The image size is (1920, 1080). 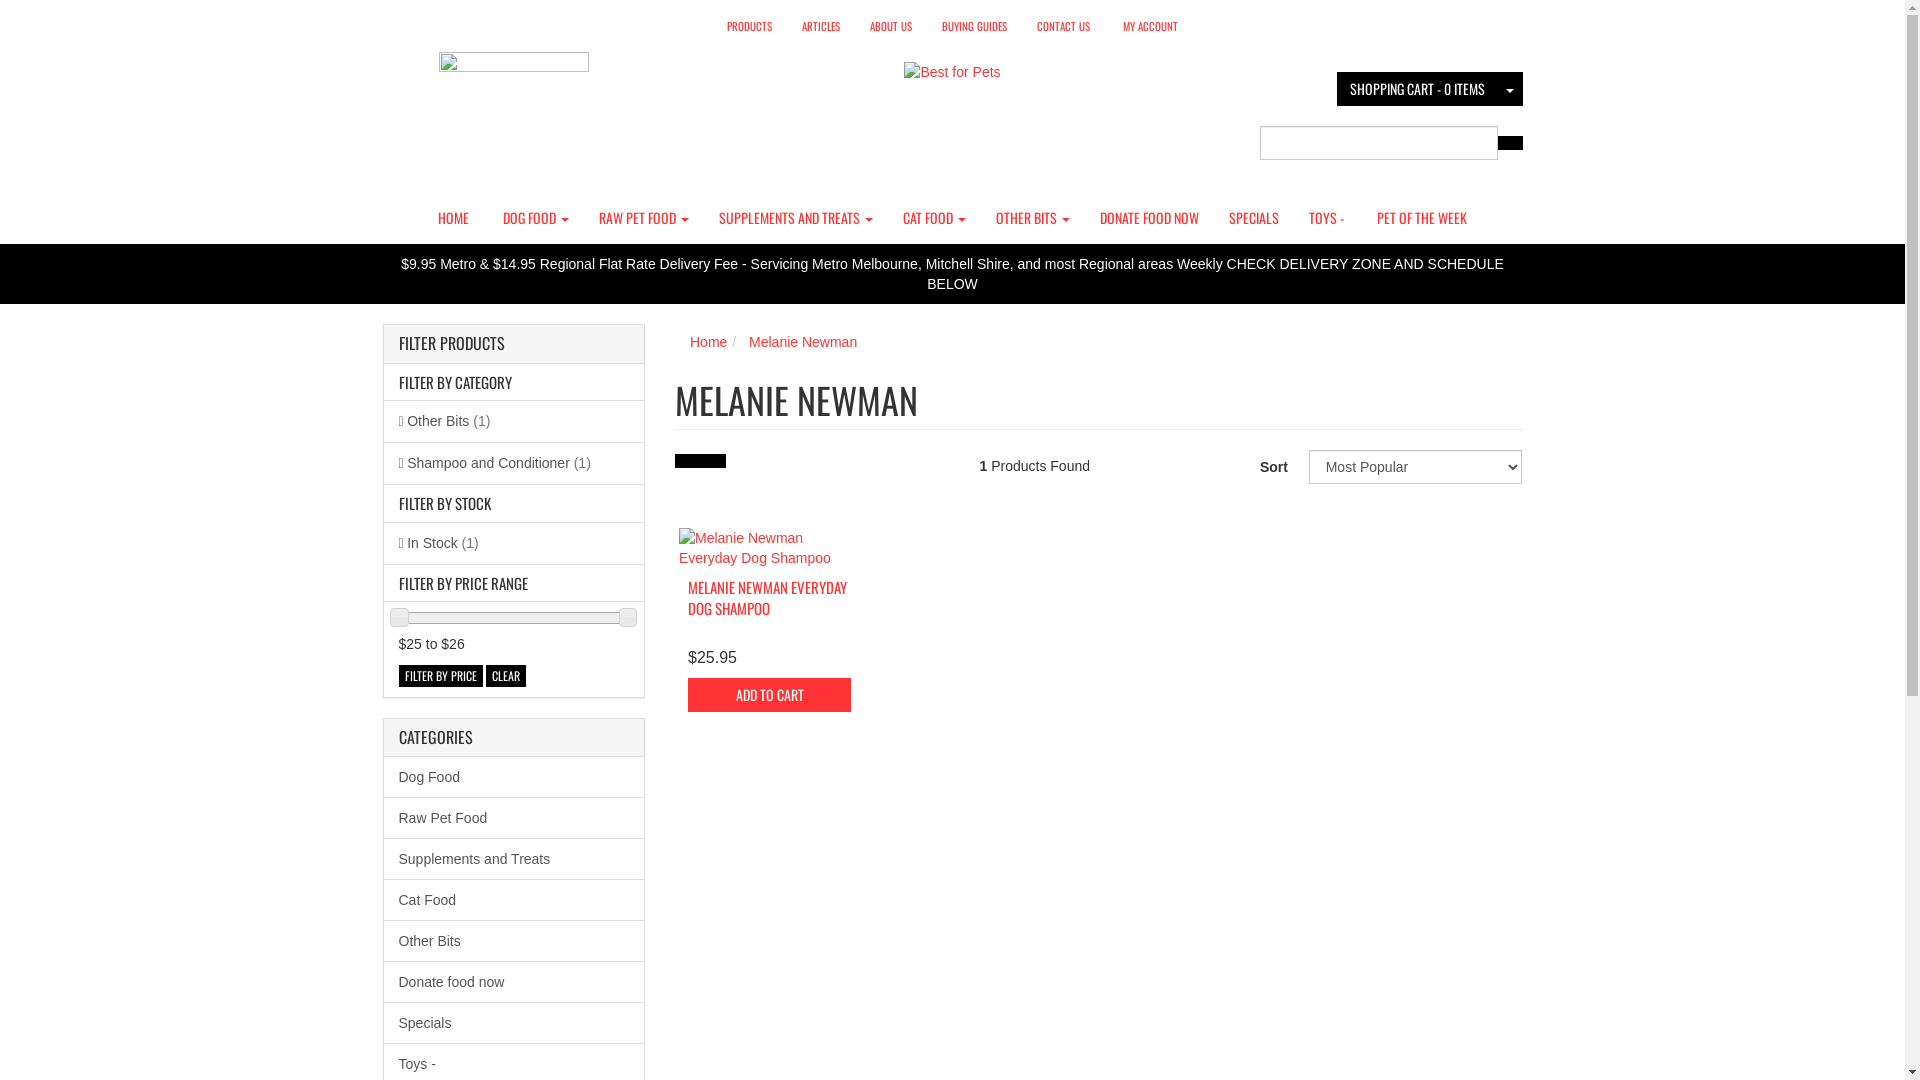 I want to click on 'ADD TO CART', so click(x=768, y=693).